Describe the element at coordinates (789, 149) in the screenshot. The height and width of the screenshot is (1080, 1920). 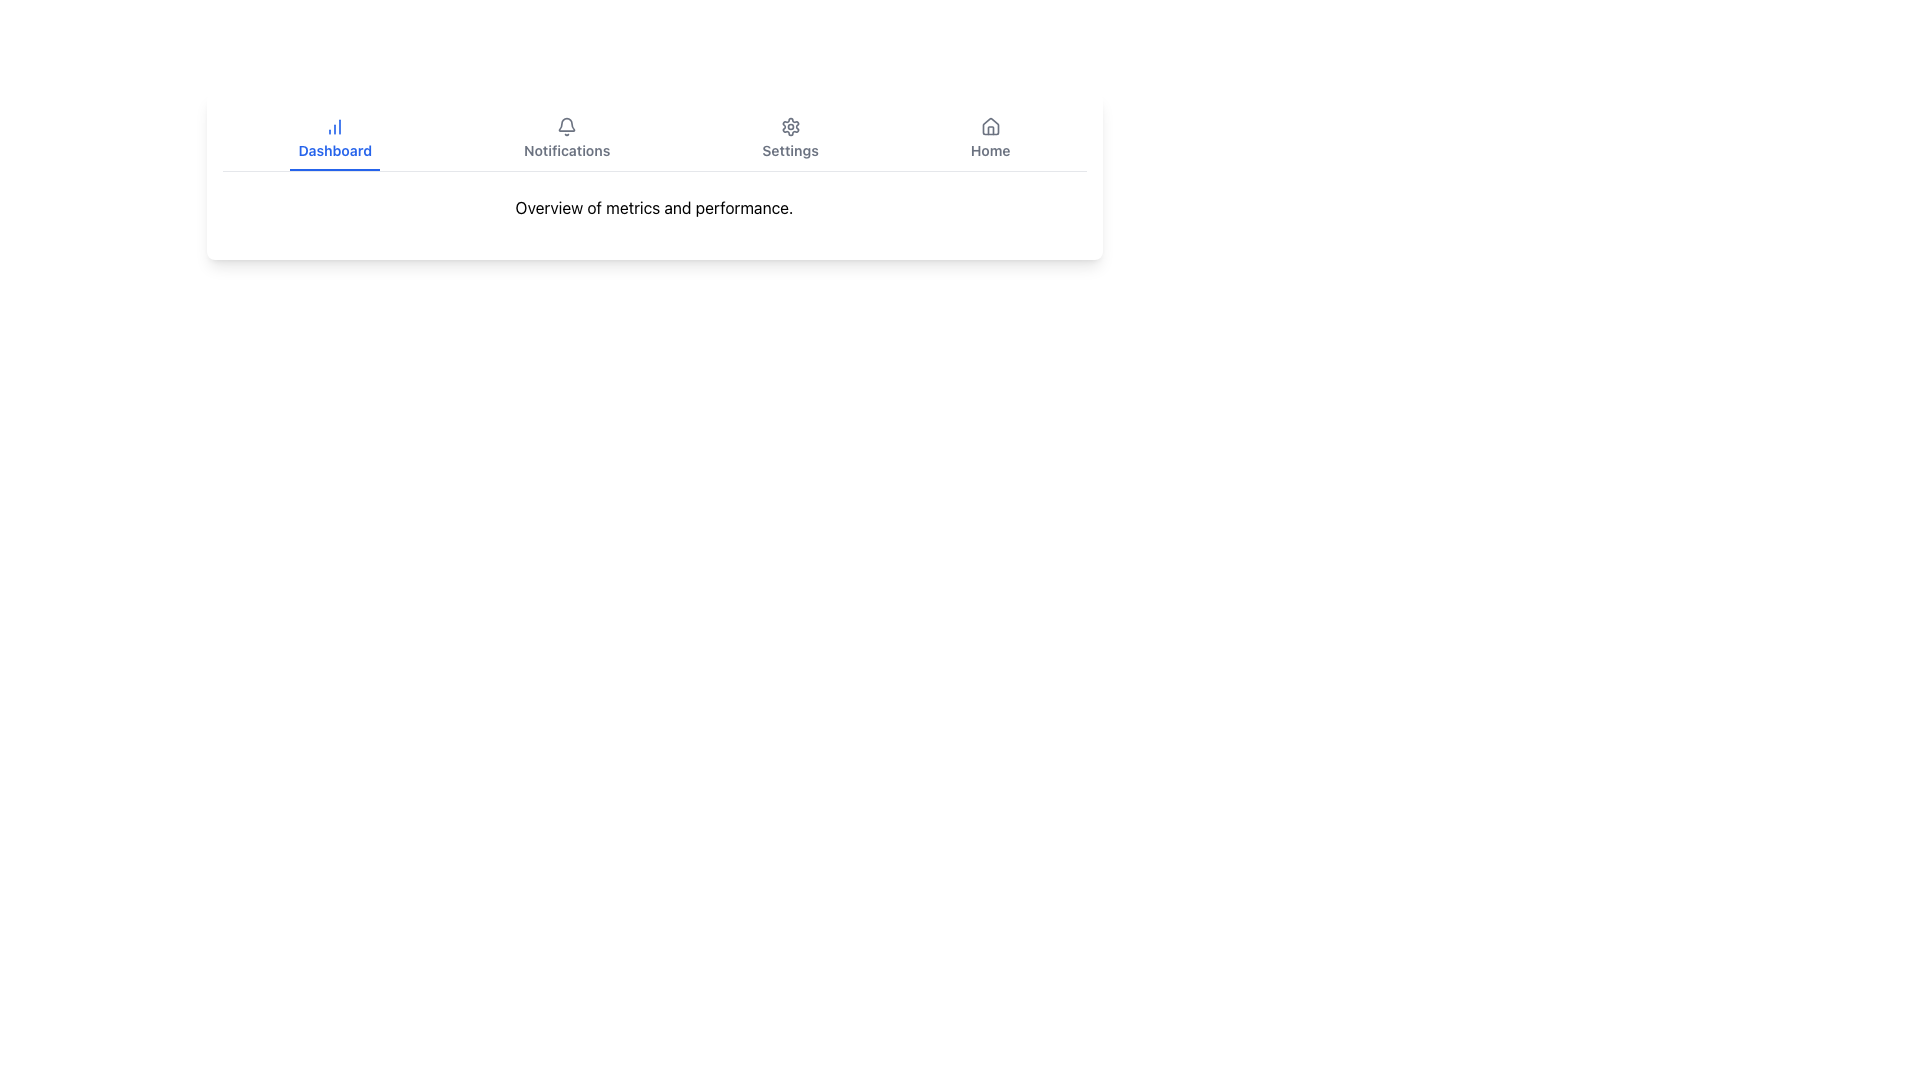
I see `the Text Label that describes the settings feature, located at the bottom of a vertical stack in the navigation bar` at that location.